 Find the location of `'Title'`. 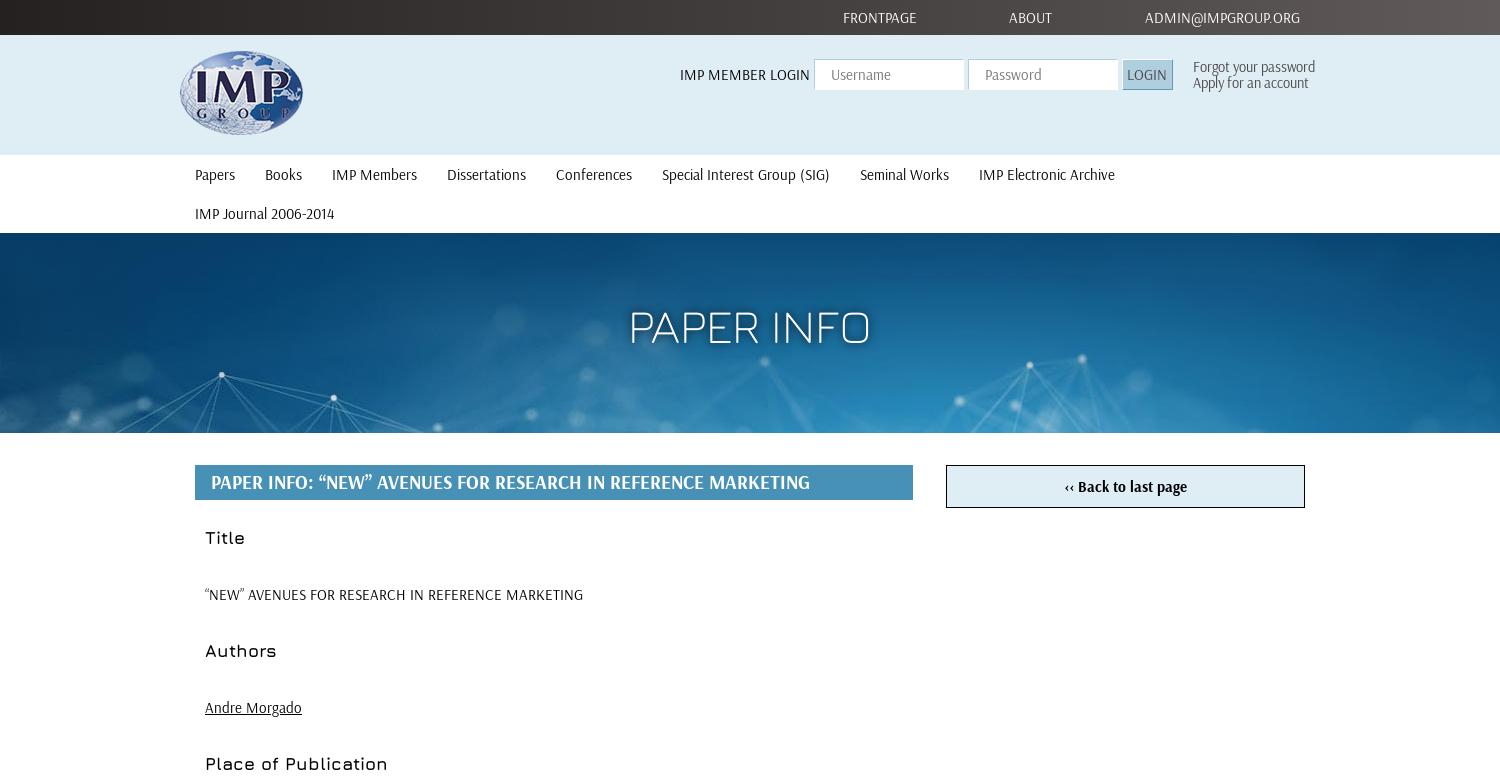

'Title' is located at coordinates (224, 537).